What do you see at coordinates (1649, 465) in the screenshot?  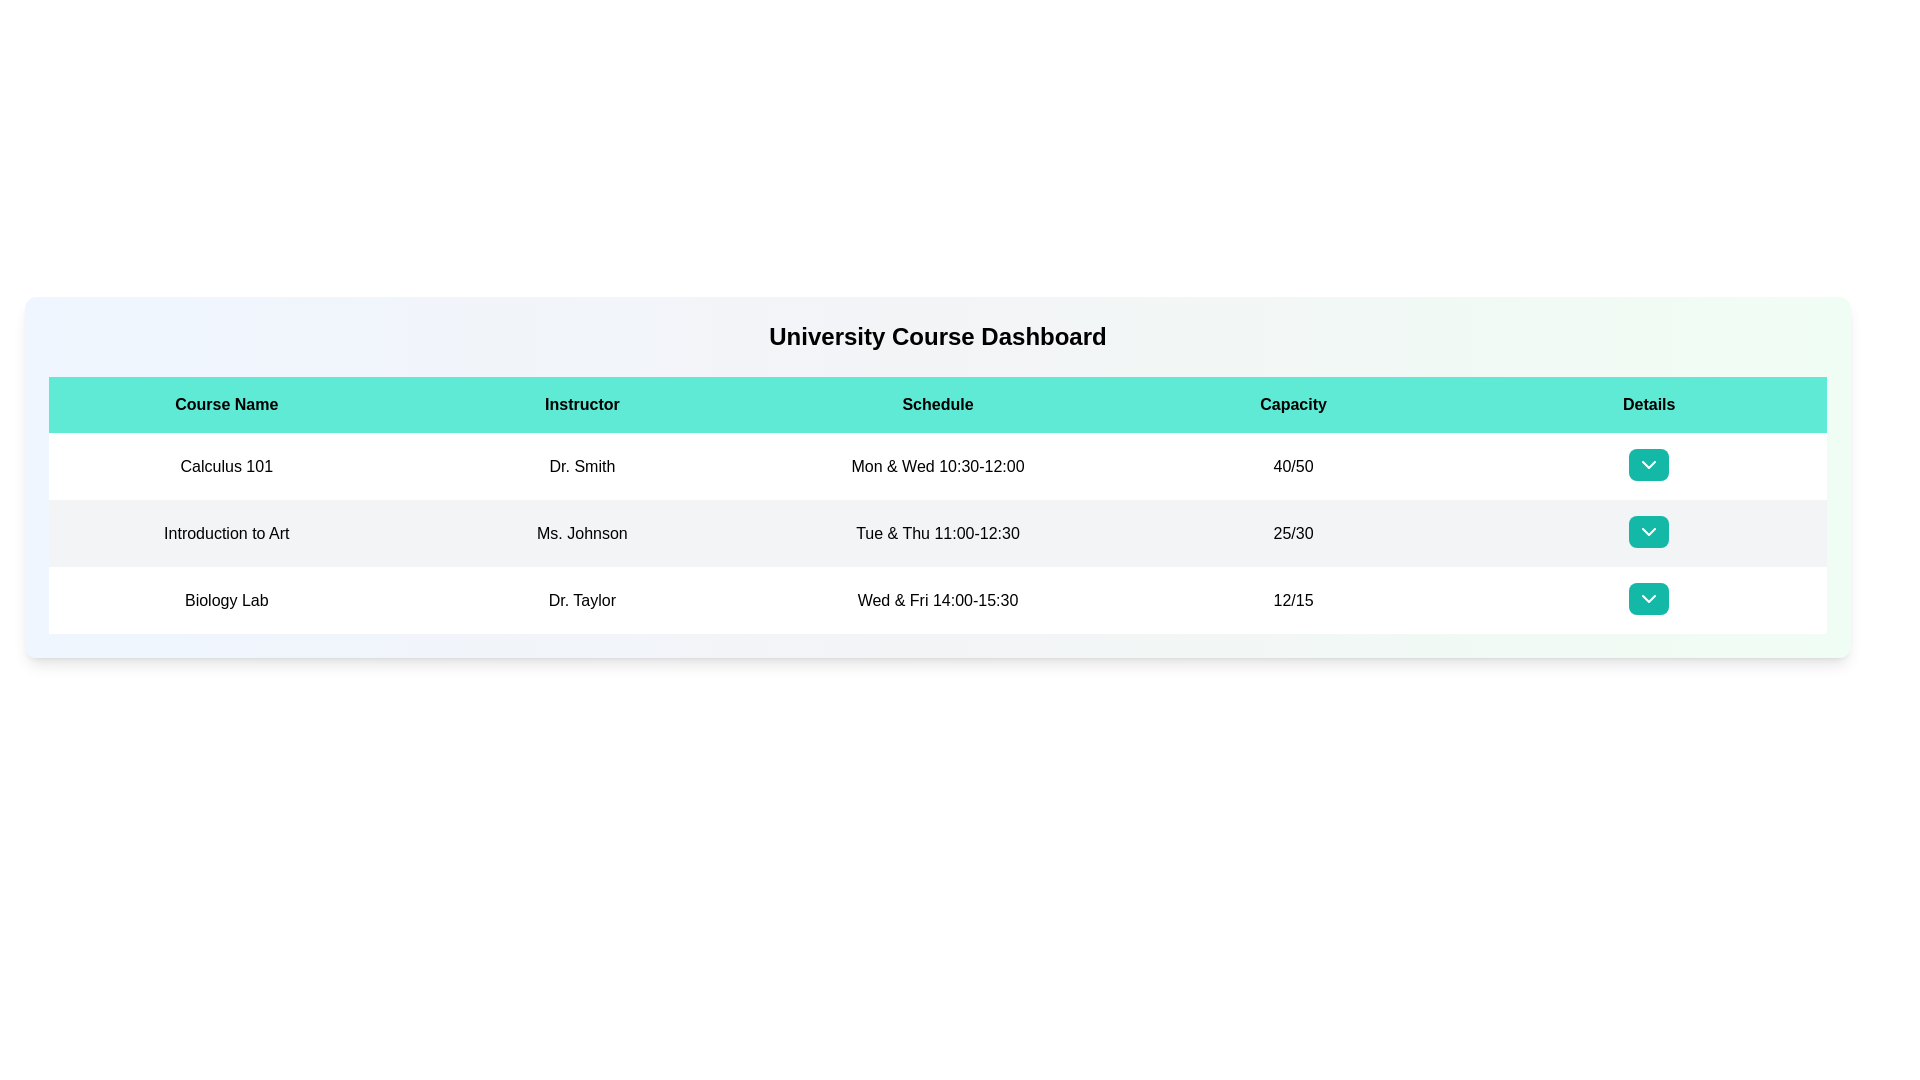 I see `the toggle button in the 'Details' column of the first row of the table` at bounding box center [1649, 465].